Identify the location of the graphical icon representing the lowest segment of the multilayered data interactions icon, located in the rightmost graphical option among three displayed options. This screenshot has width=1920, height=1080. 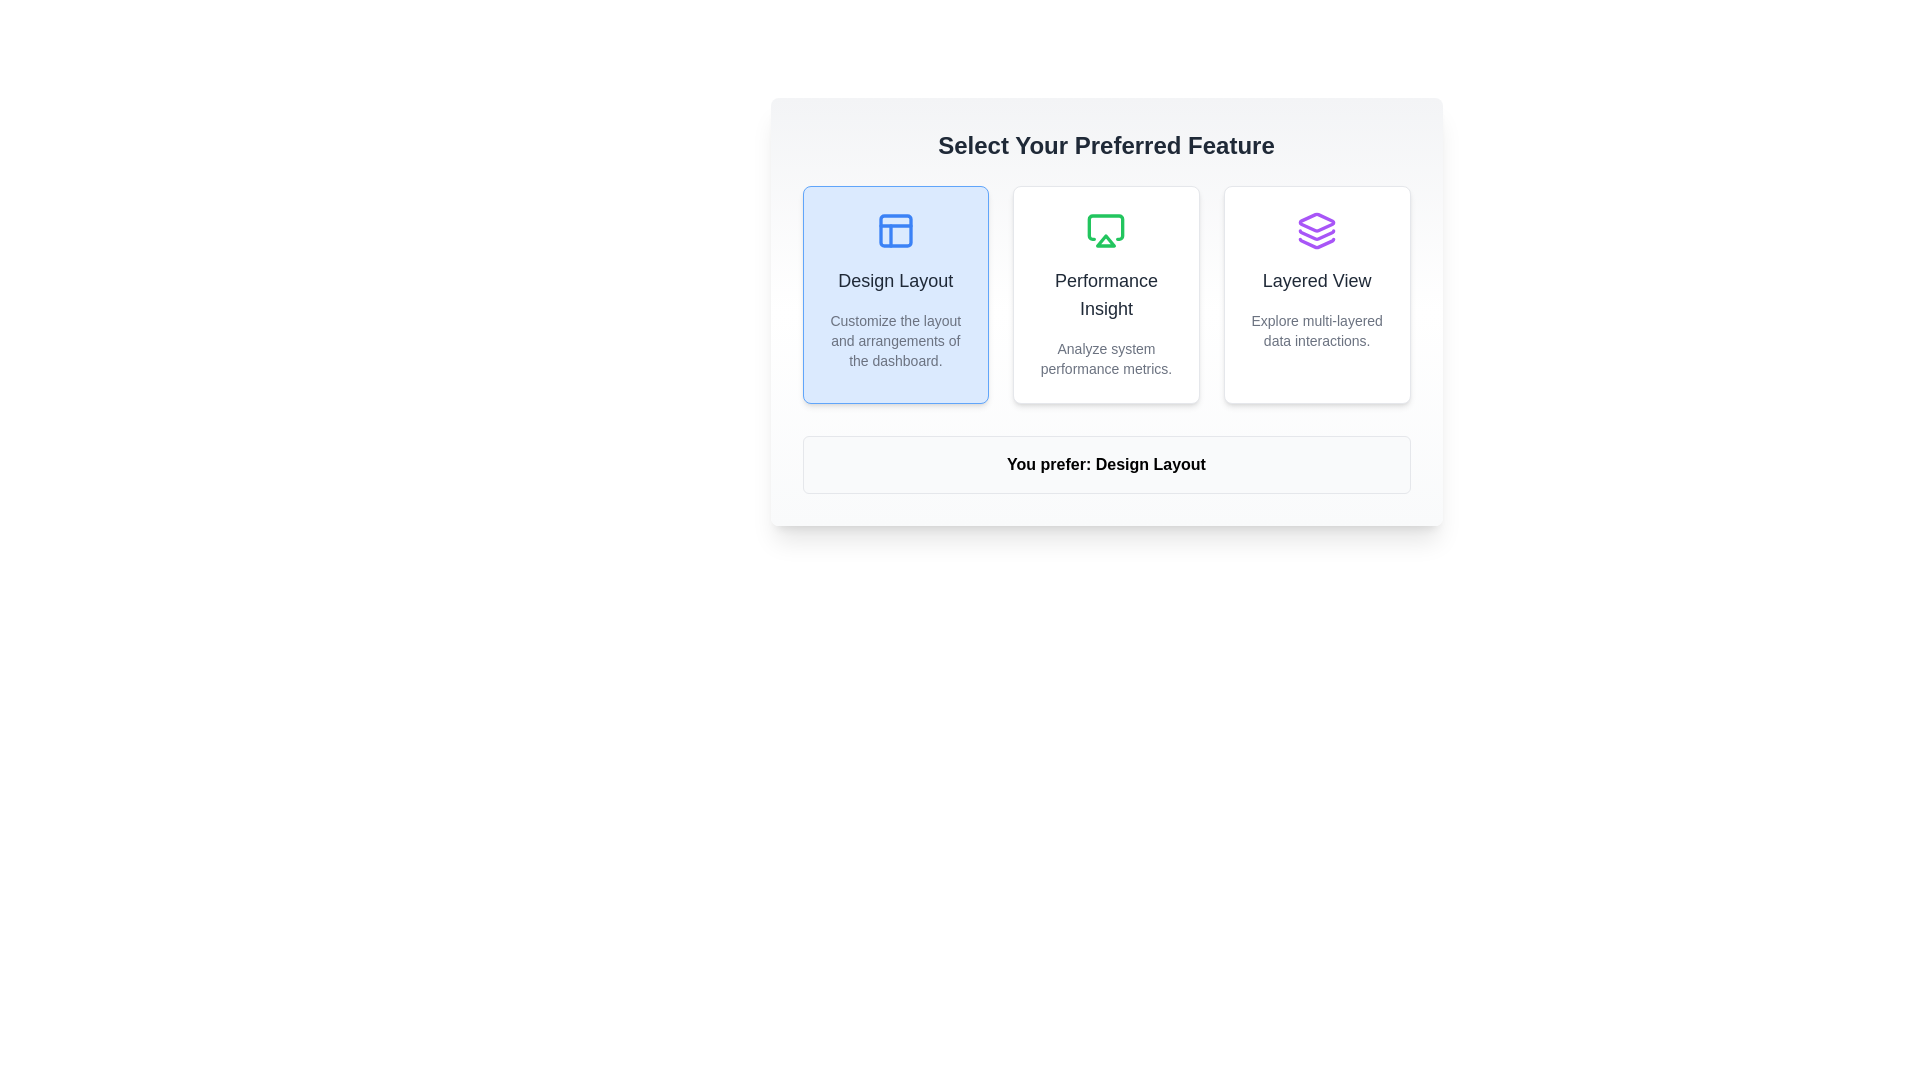
(1317, 242).